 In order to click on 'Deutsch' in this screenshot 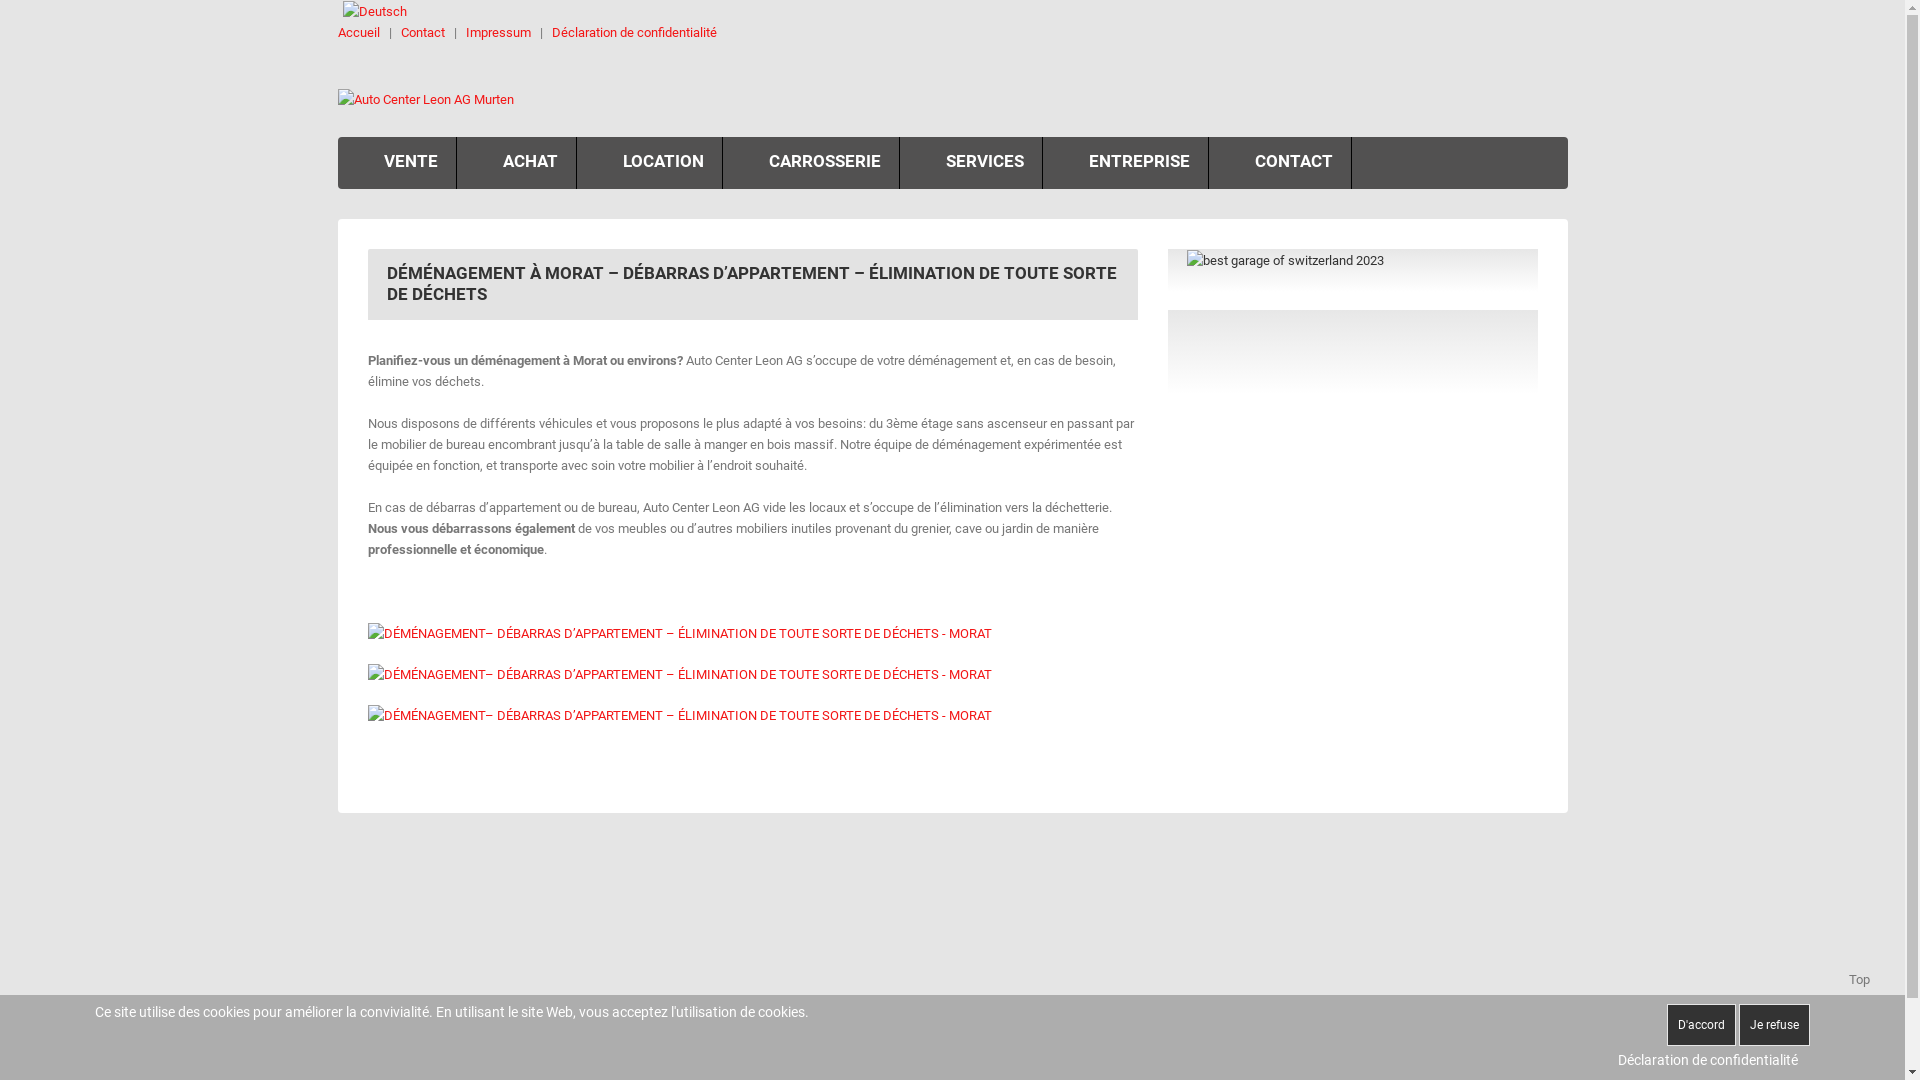, I will do `click(374, 11)`.